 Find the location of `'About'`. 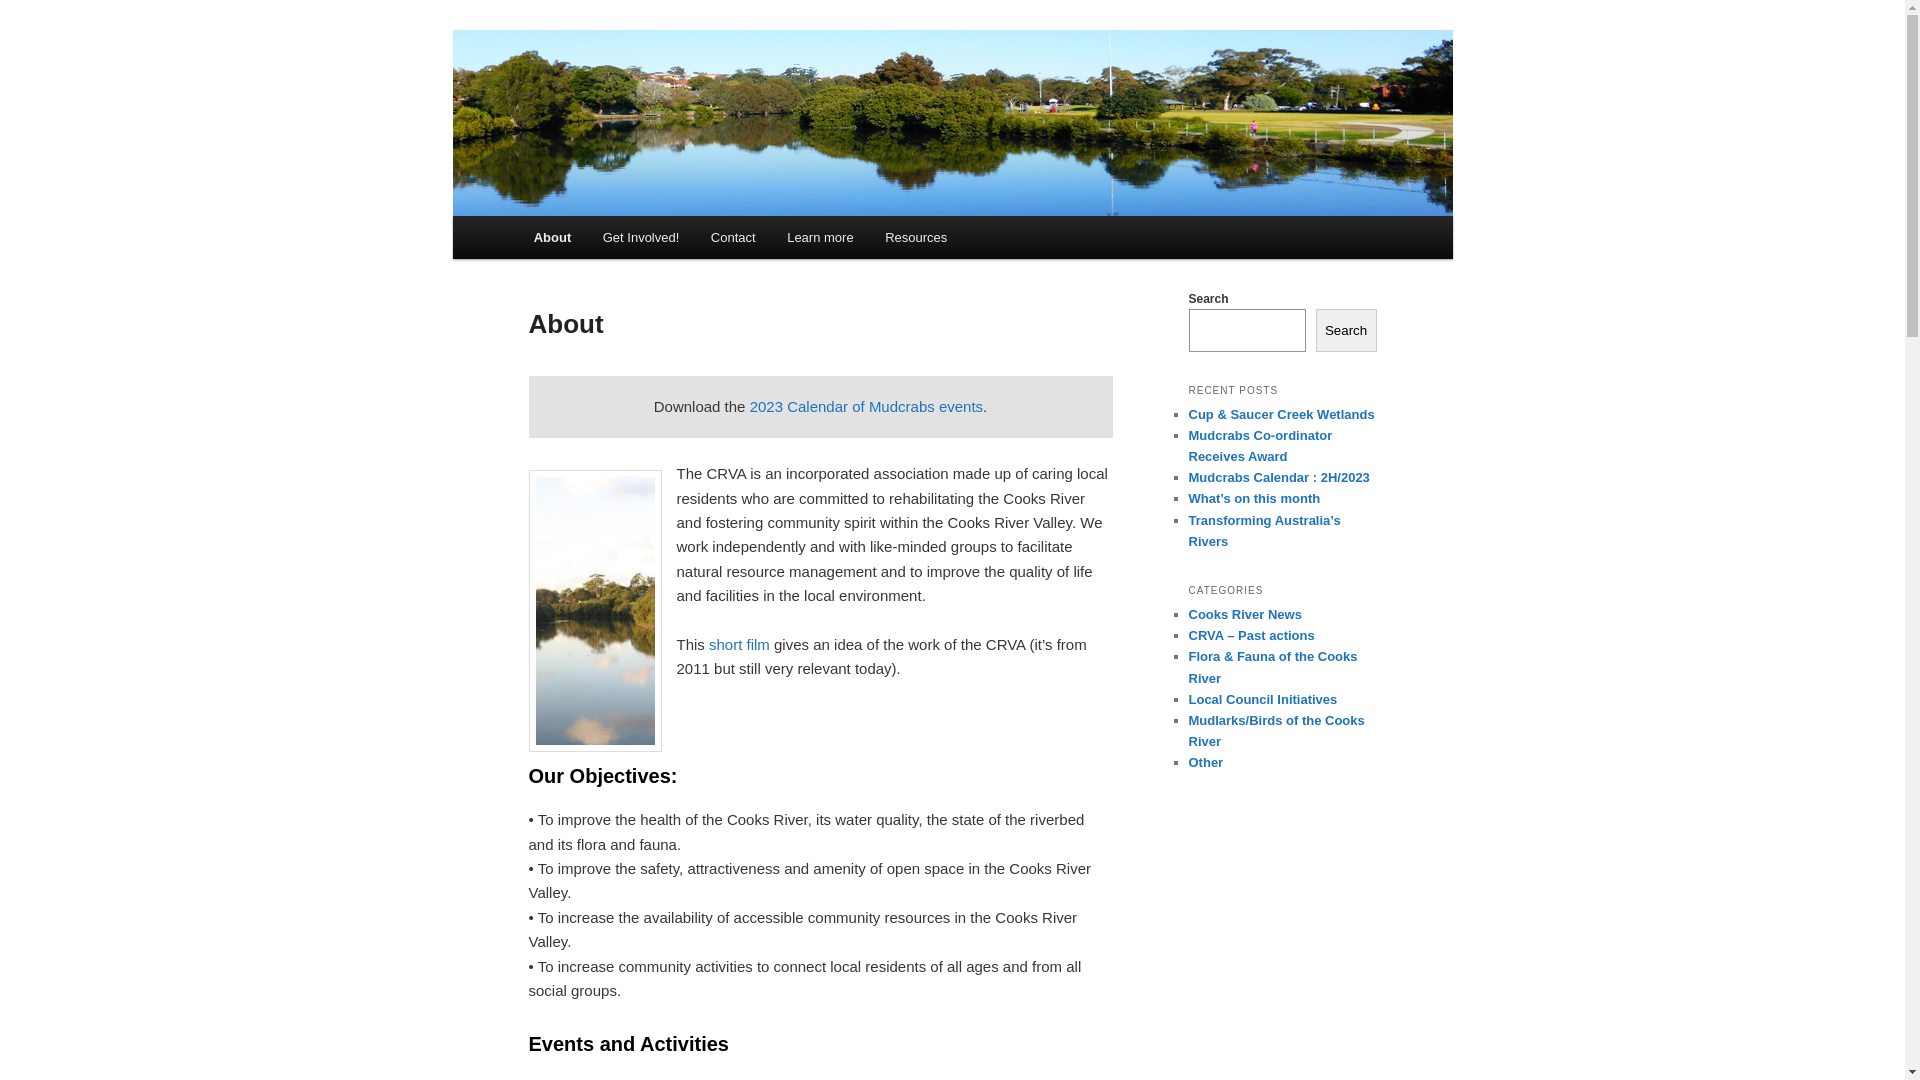

'About' is located at coordinates (552, 236).